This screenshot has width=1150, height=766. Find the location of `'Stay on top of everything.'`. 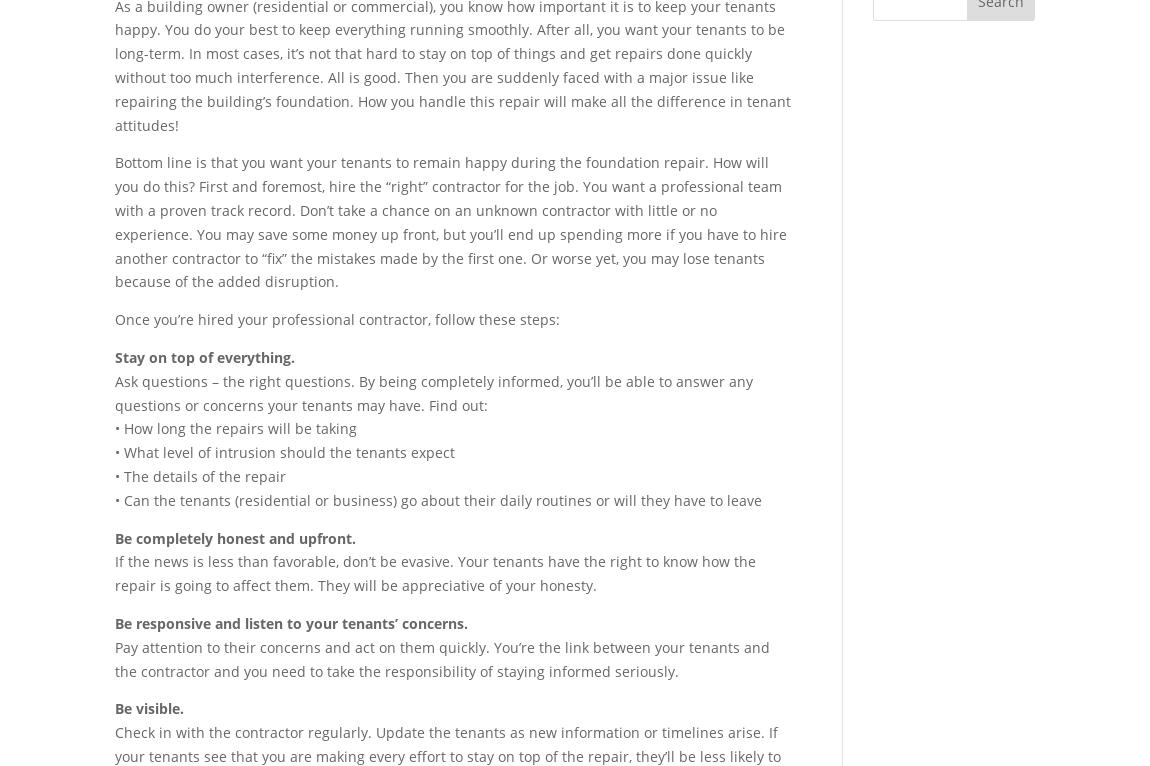

'Stay on top of everything.' is located at coordinates (204, 356).